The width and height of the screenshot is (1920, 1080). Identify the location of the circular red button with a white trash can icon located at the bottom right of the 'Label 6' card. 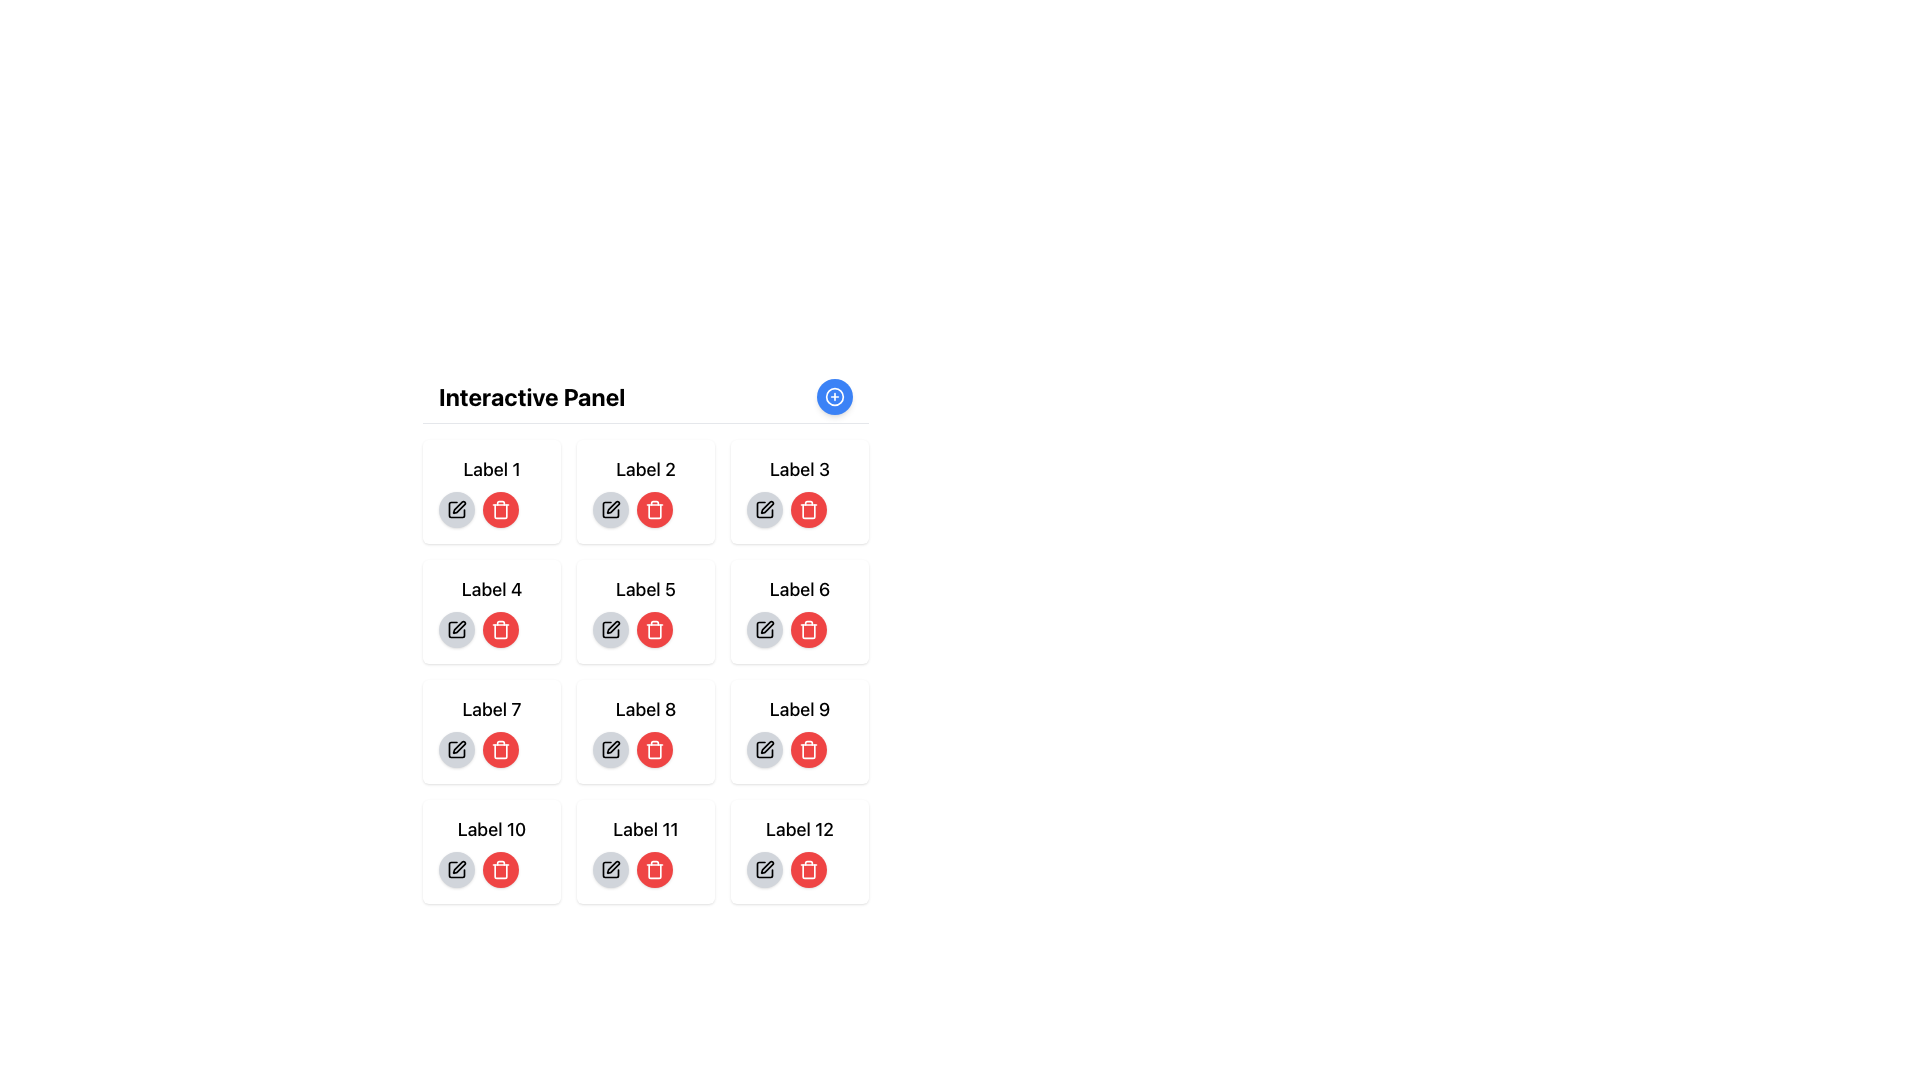
(809, 628).